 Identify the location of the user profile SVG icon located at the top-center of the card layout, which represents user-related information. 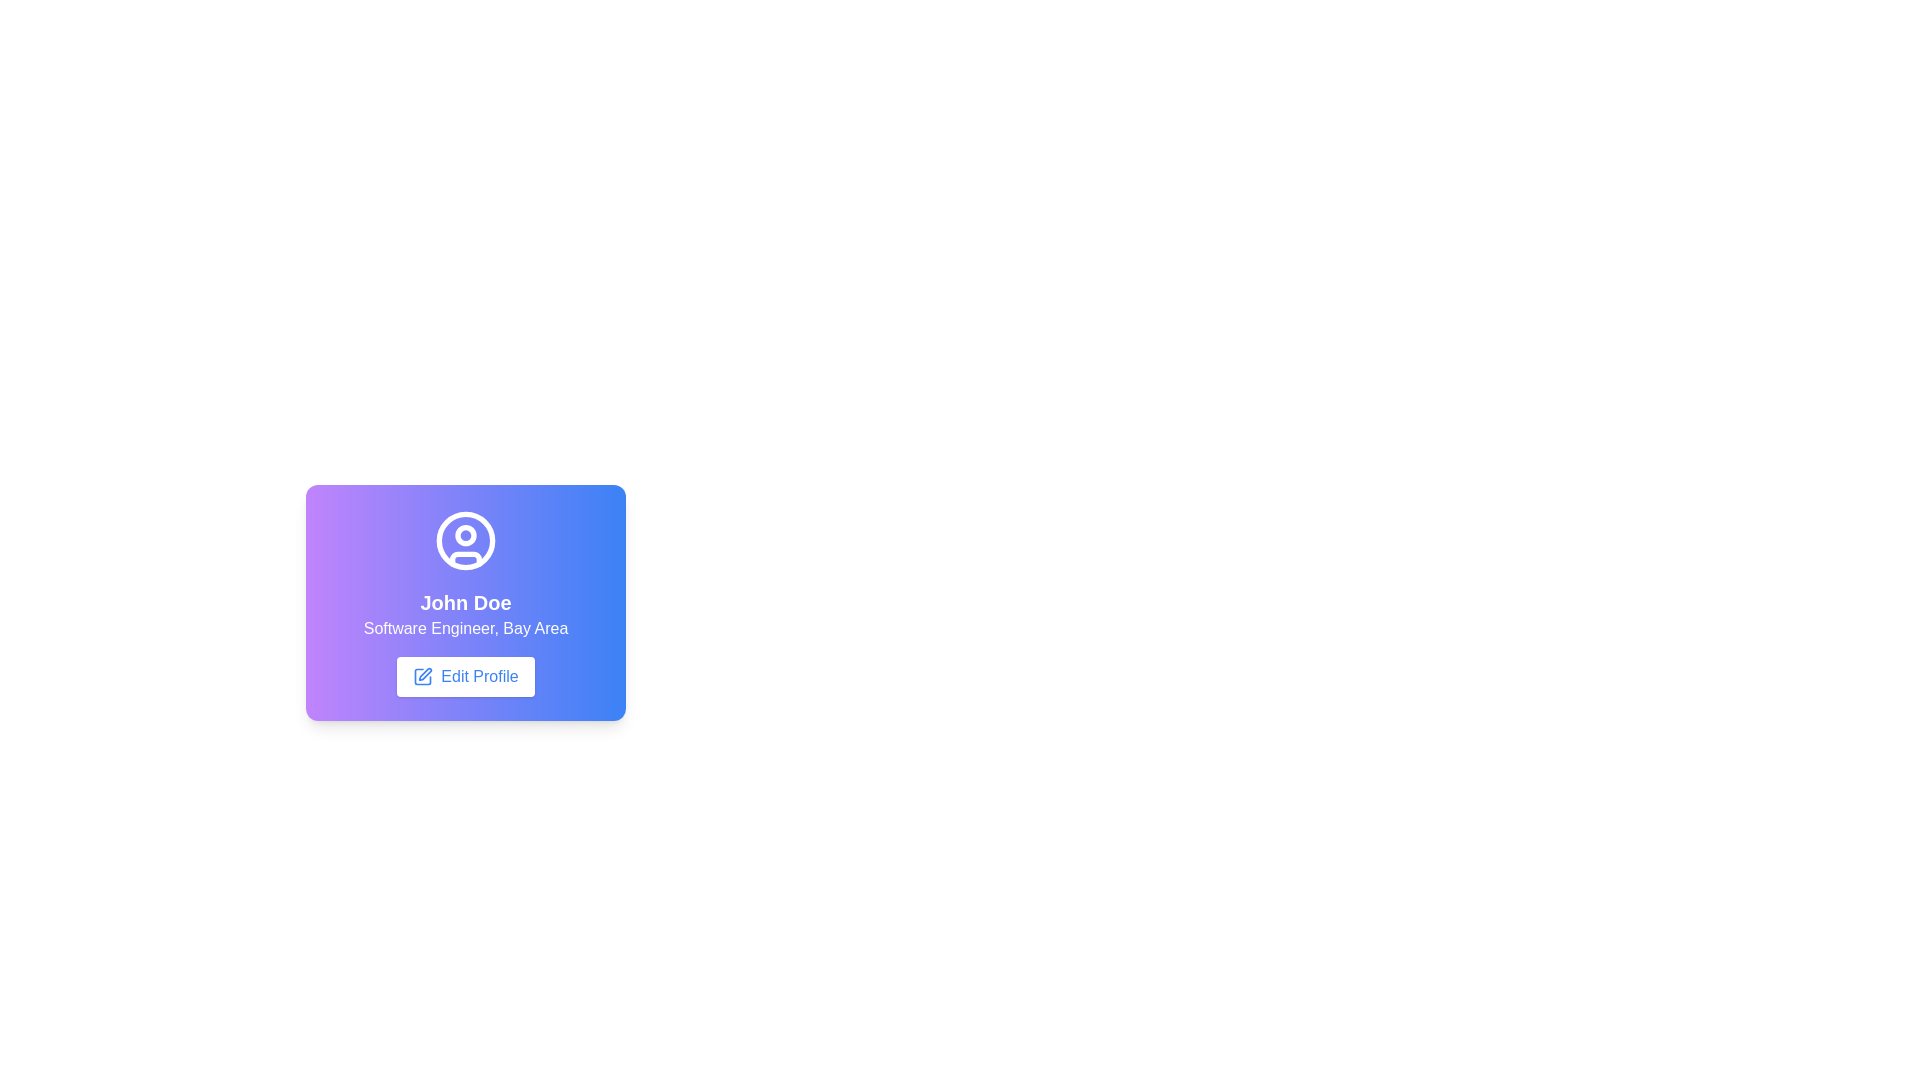
(464, 540).